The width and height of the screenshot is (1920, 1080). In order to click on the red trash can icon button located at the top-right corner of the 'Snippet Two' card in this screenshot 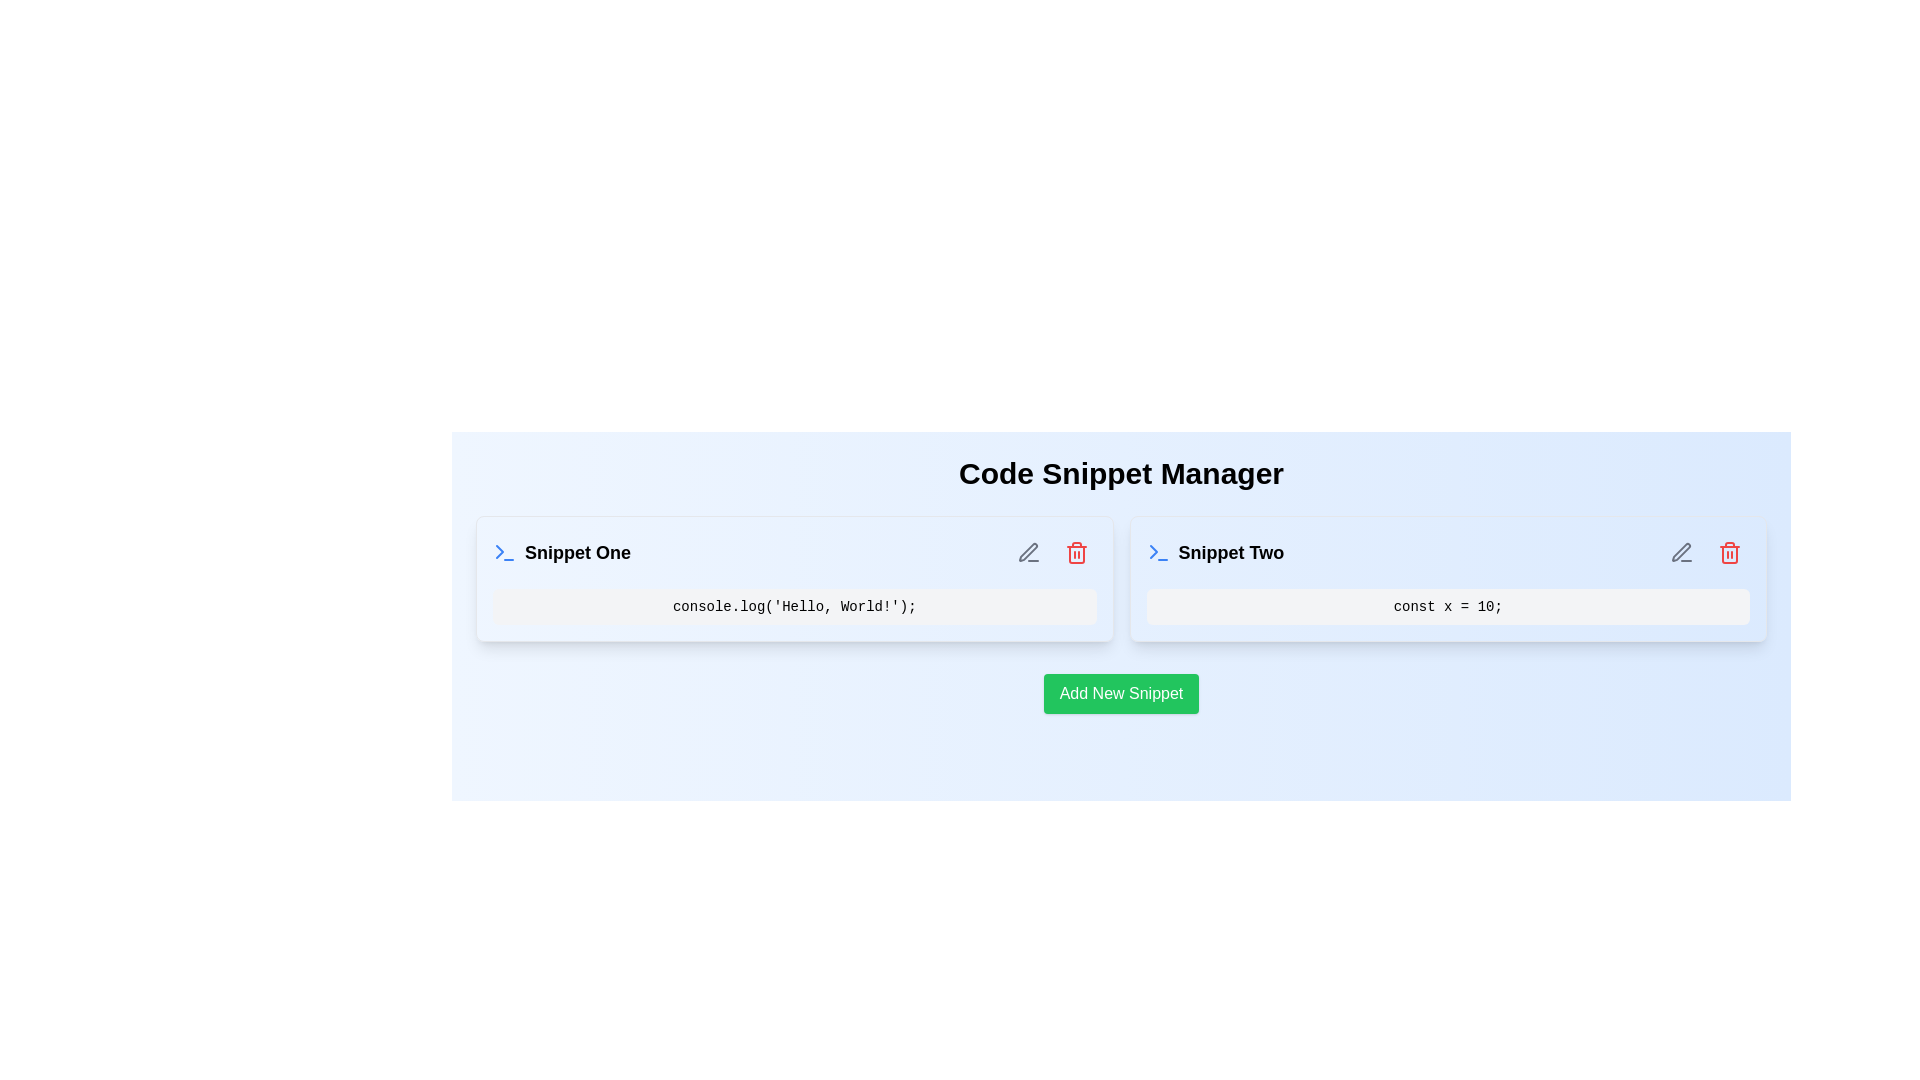, I will do `click(1728, 552)`.